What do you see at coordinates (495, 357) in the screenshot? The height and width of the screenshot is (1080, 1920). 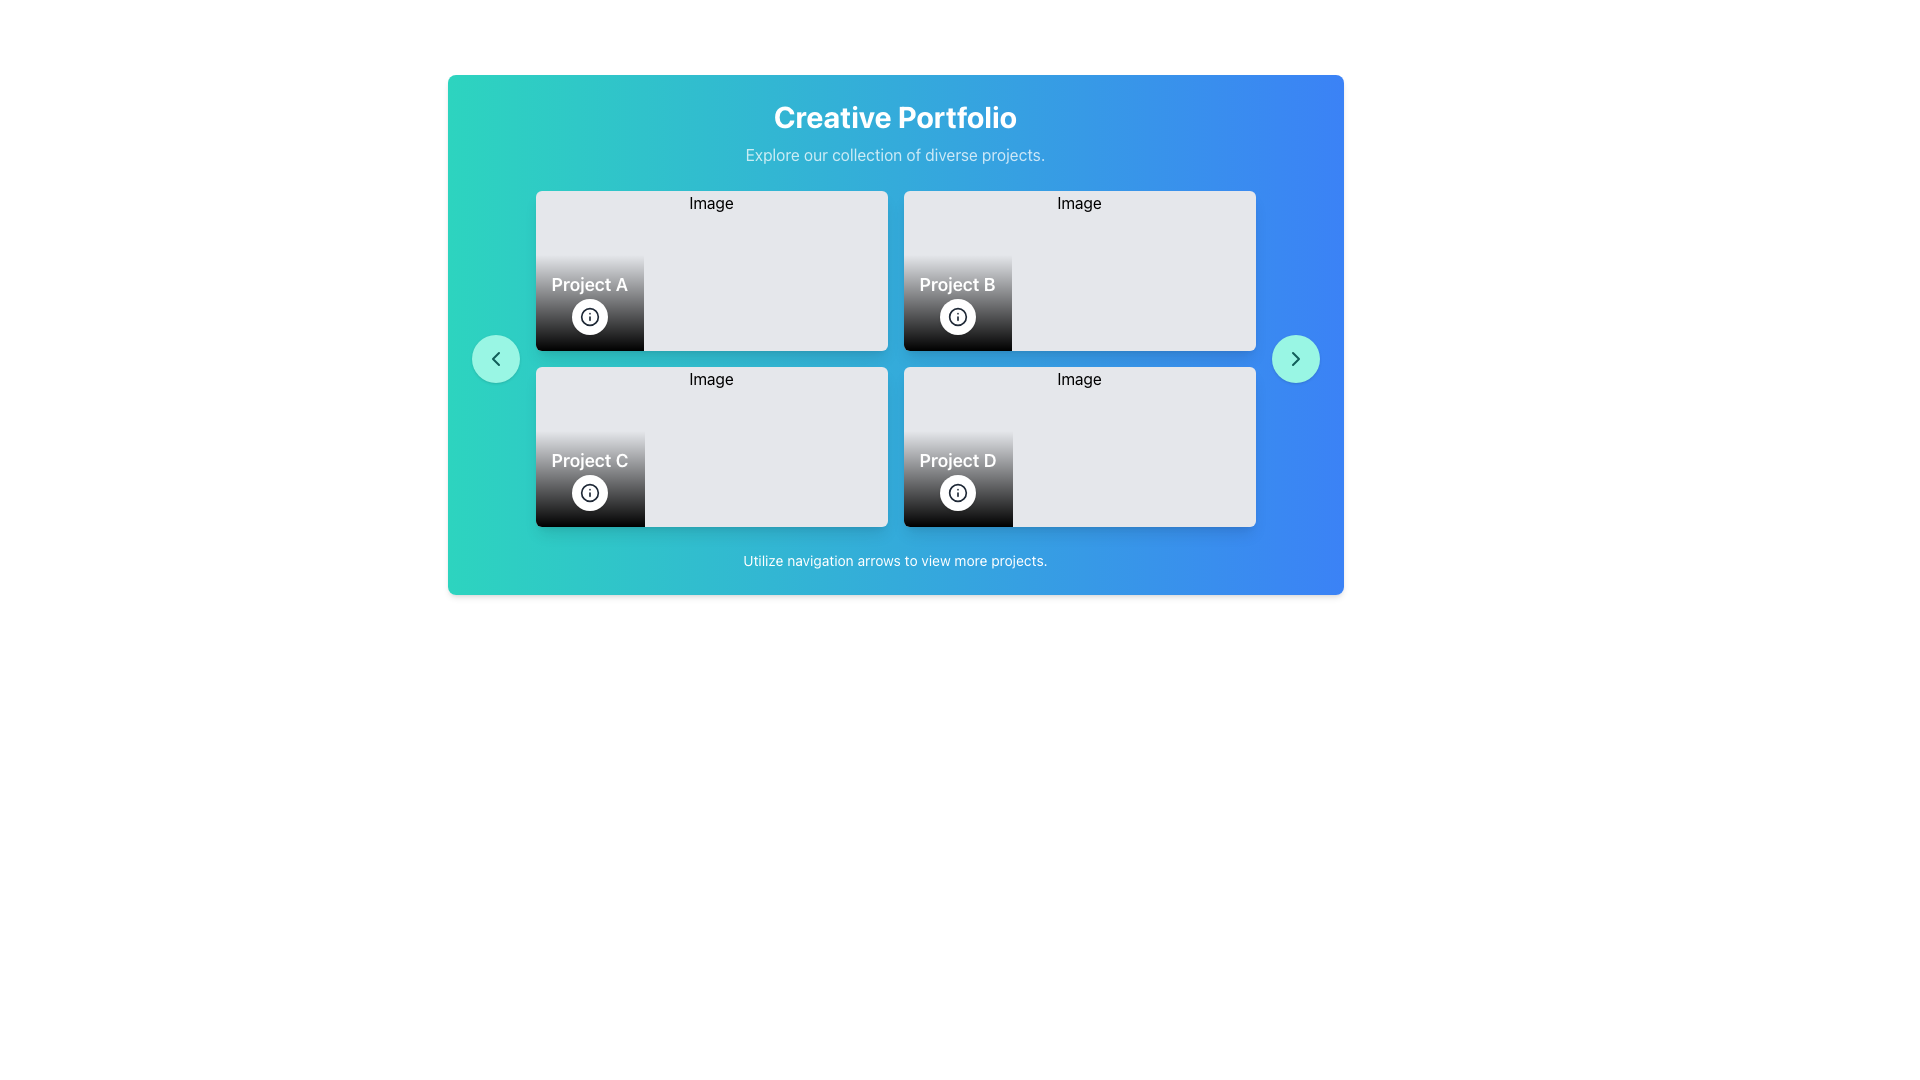 I see `the left arrow icon, which is centered within a circular button with a teal background` at bounding box center [495, 357].